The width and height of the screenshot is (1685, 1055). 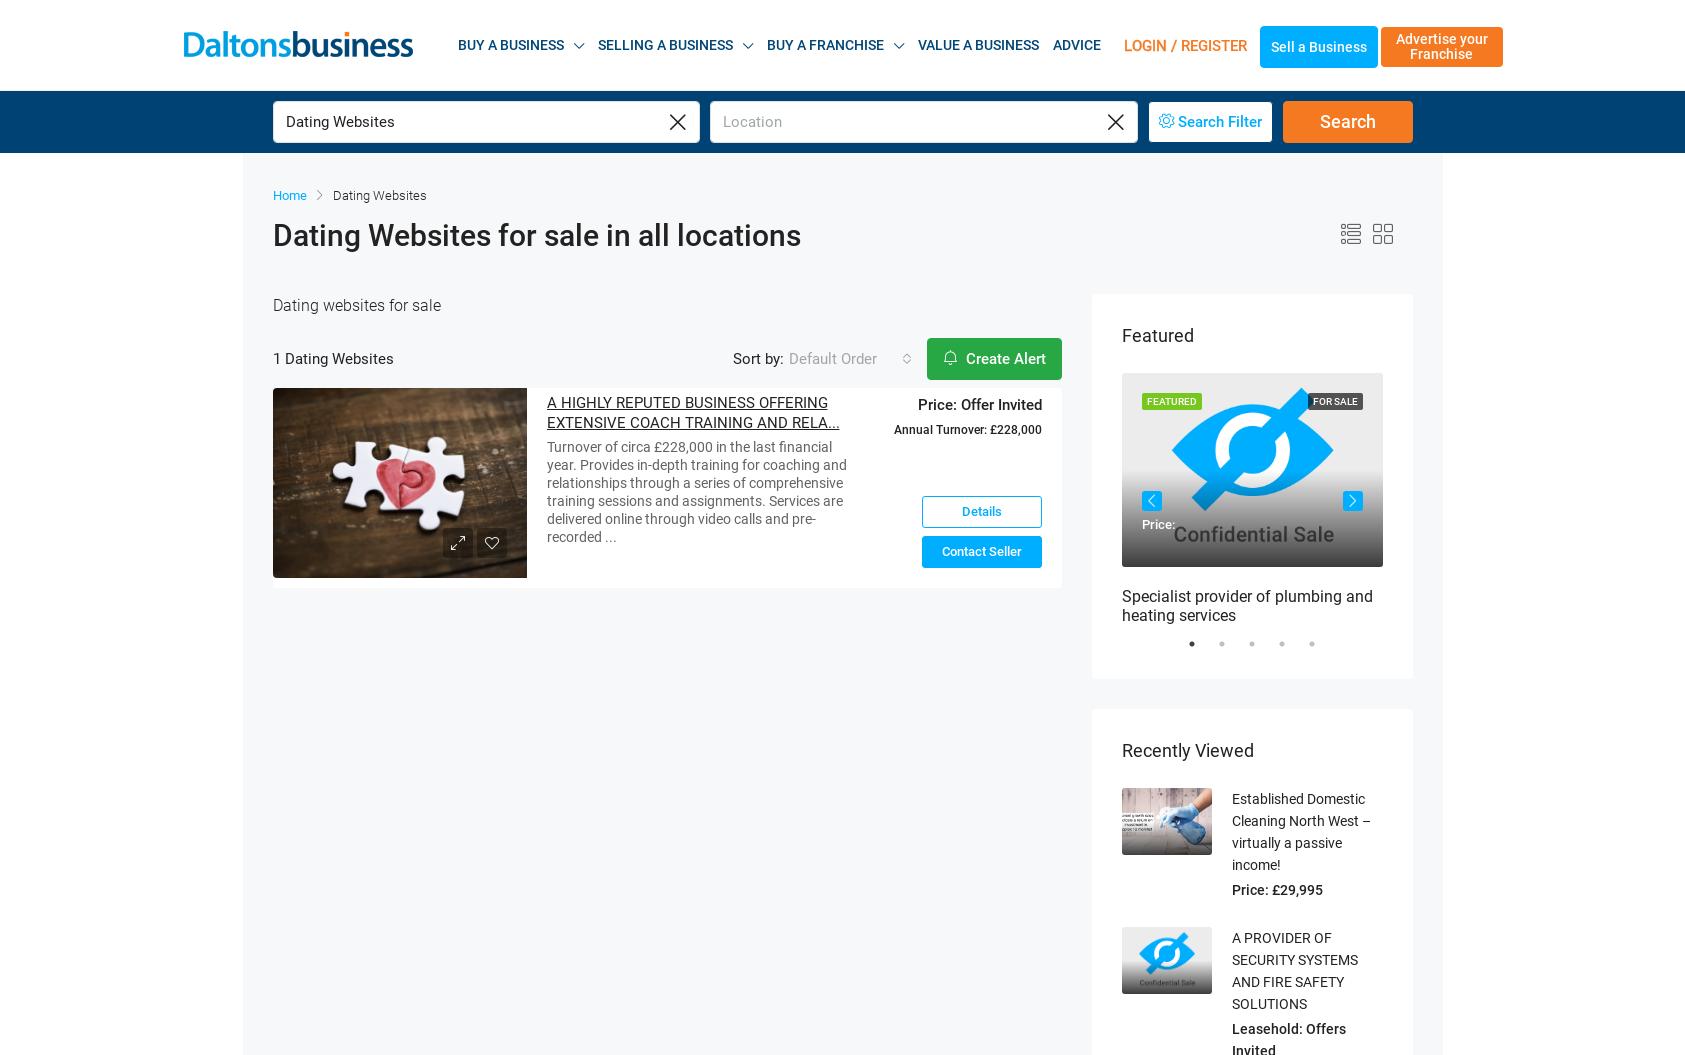 What do you see at coordinates (1012, 405) in the screenshot?
I see `'£228,000'` at bounding box center [1012, 405].